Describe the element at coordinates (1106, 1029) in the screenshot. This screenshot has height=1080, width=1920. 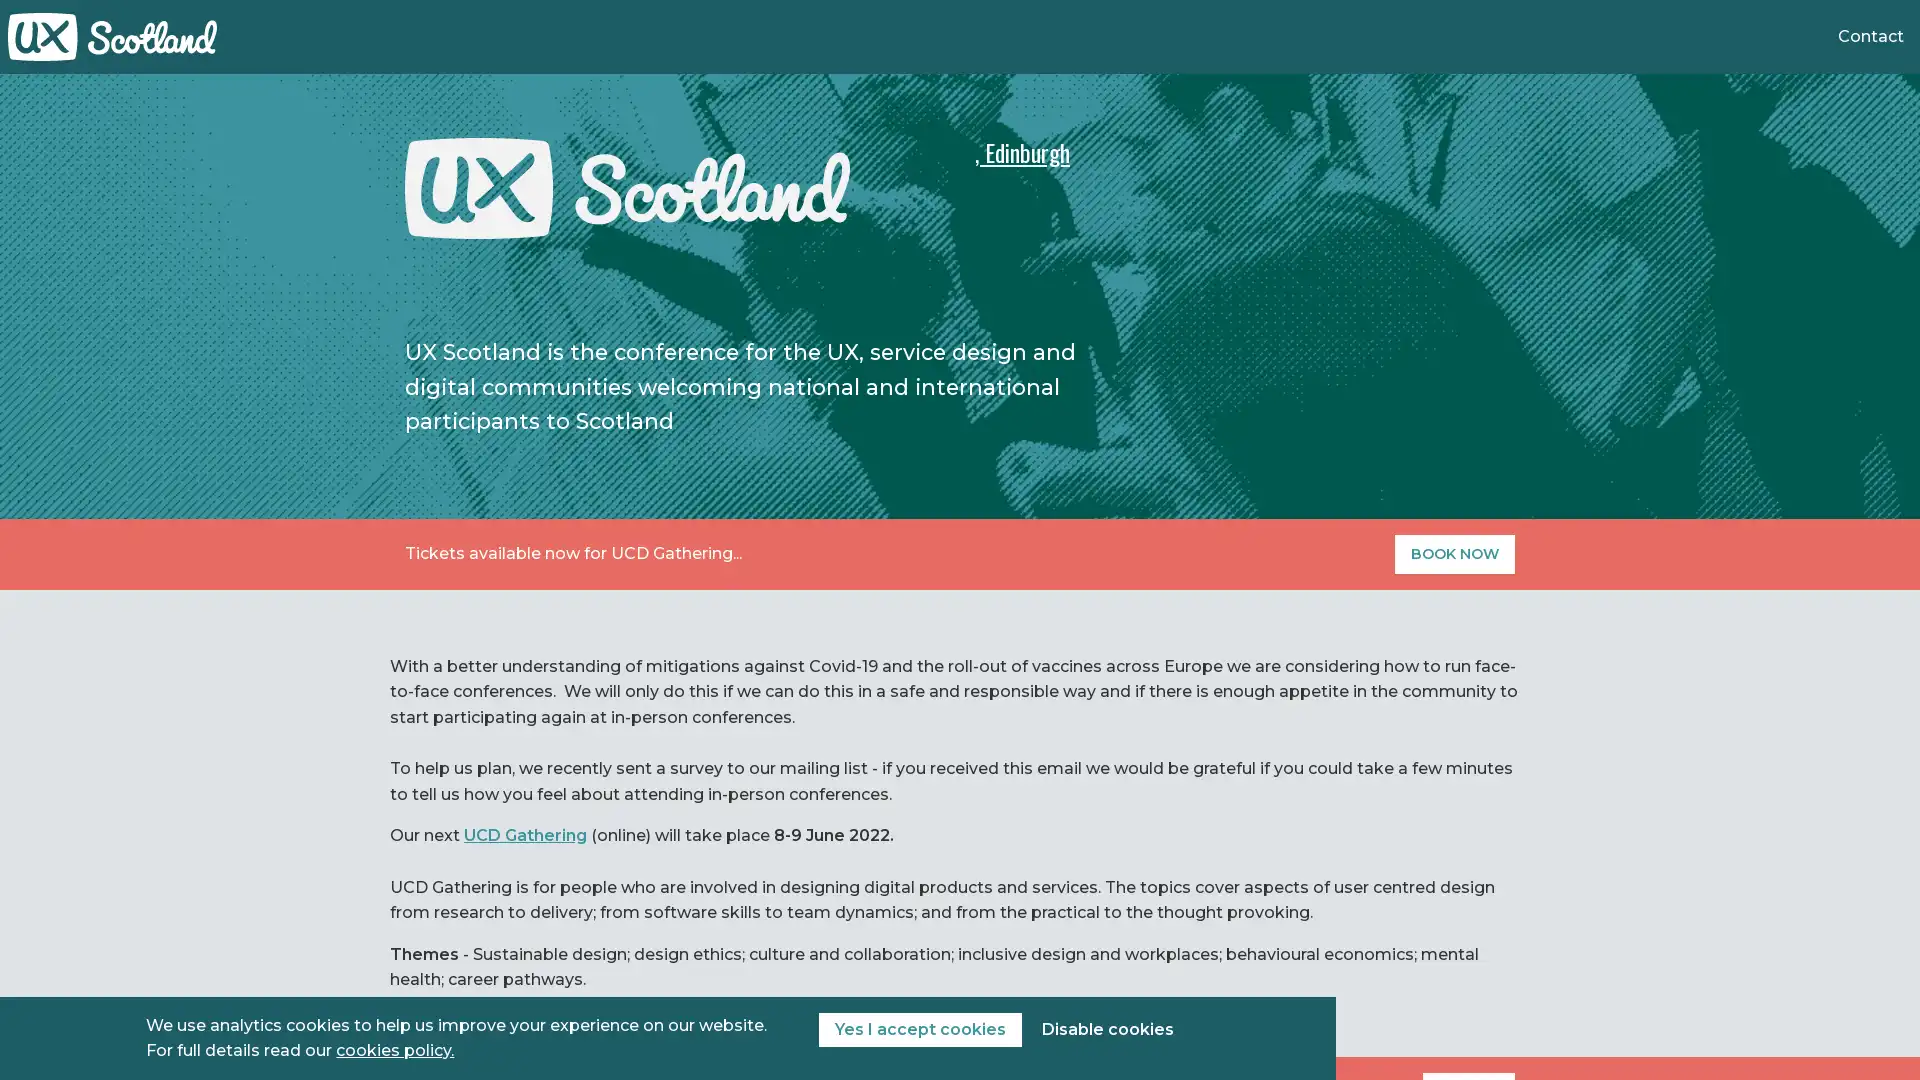
I see `Disable cookies` at that location.